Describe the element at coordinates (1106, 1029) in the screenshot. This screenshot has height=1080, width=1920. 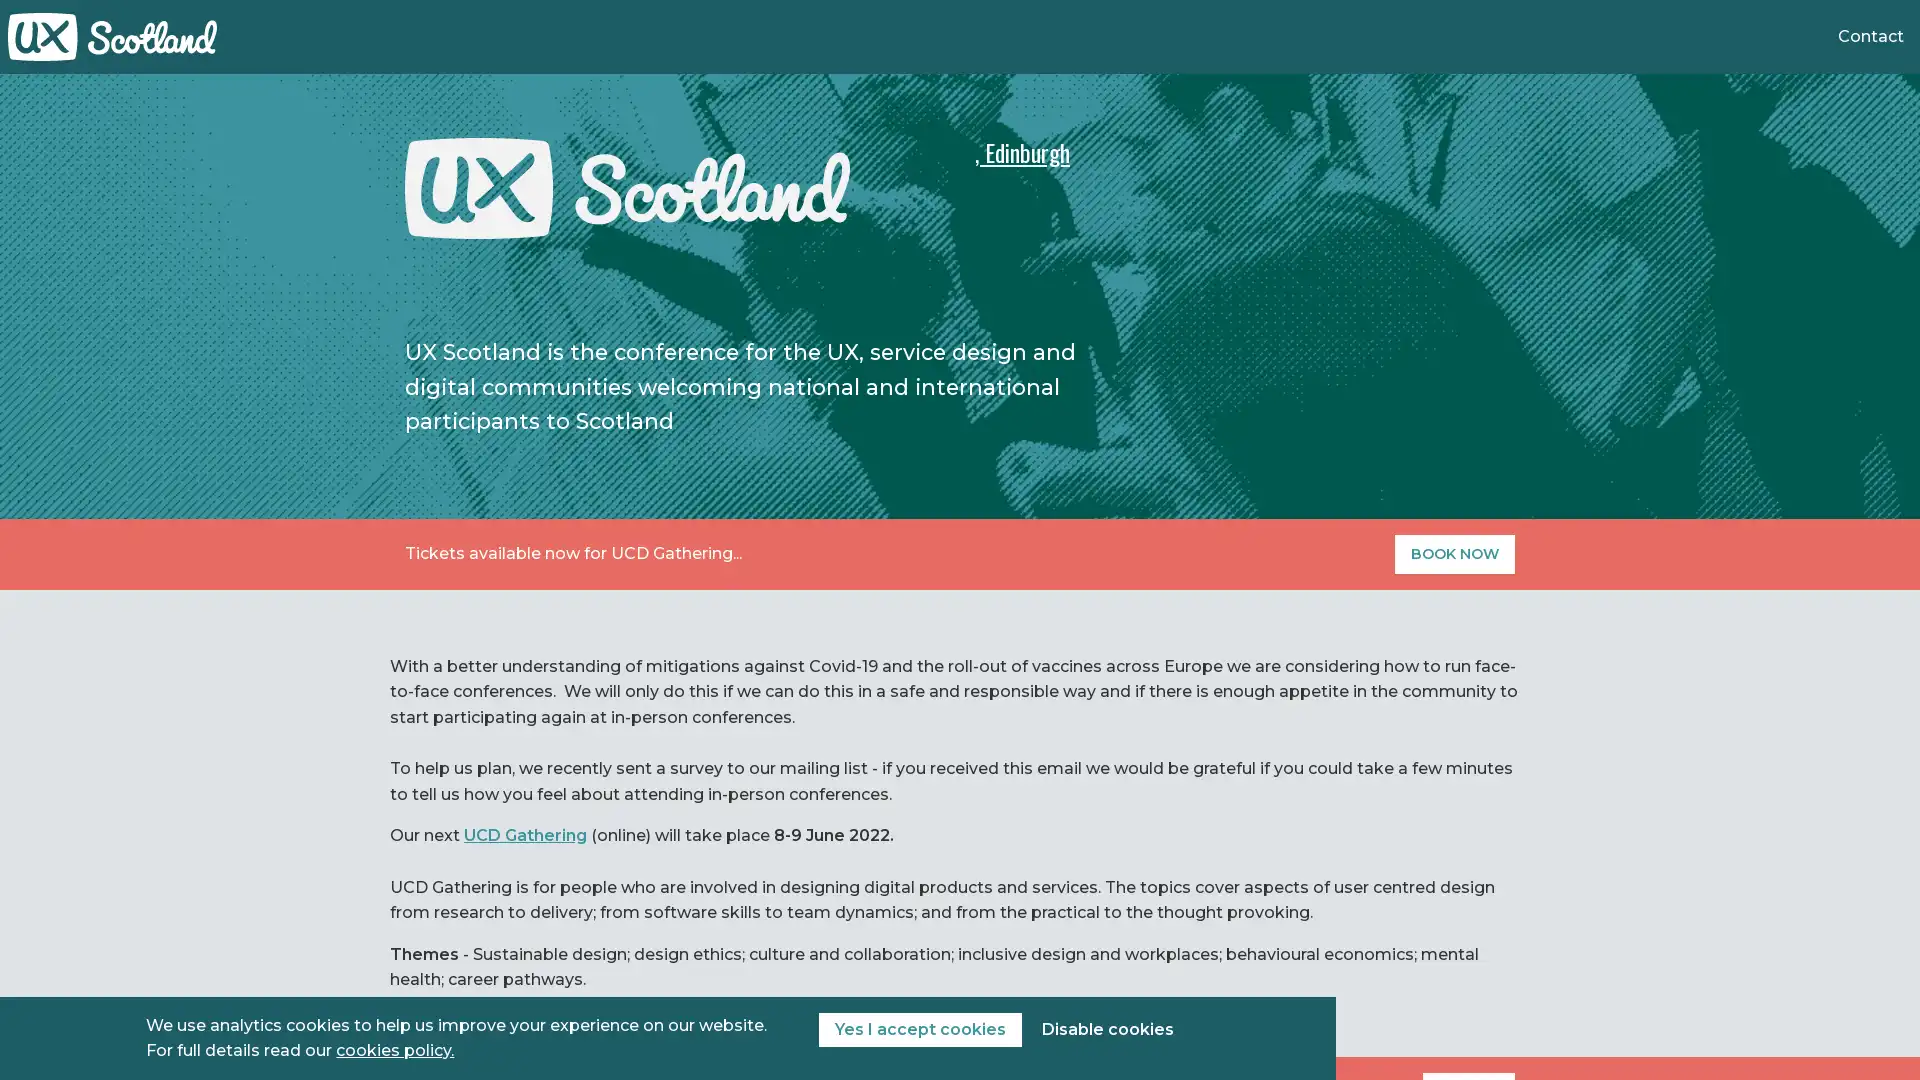
I see `Disable cookies` at that location.